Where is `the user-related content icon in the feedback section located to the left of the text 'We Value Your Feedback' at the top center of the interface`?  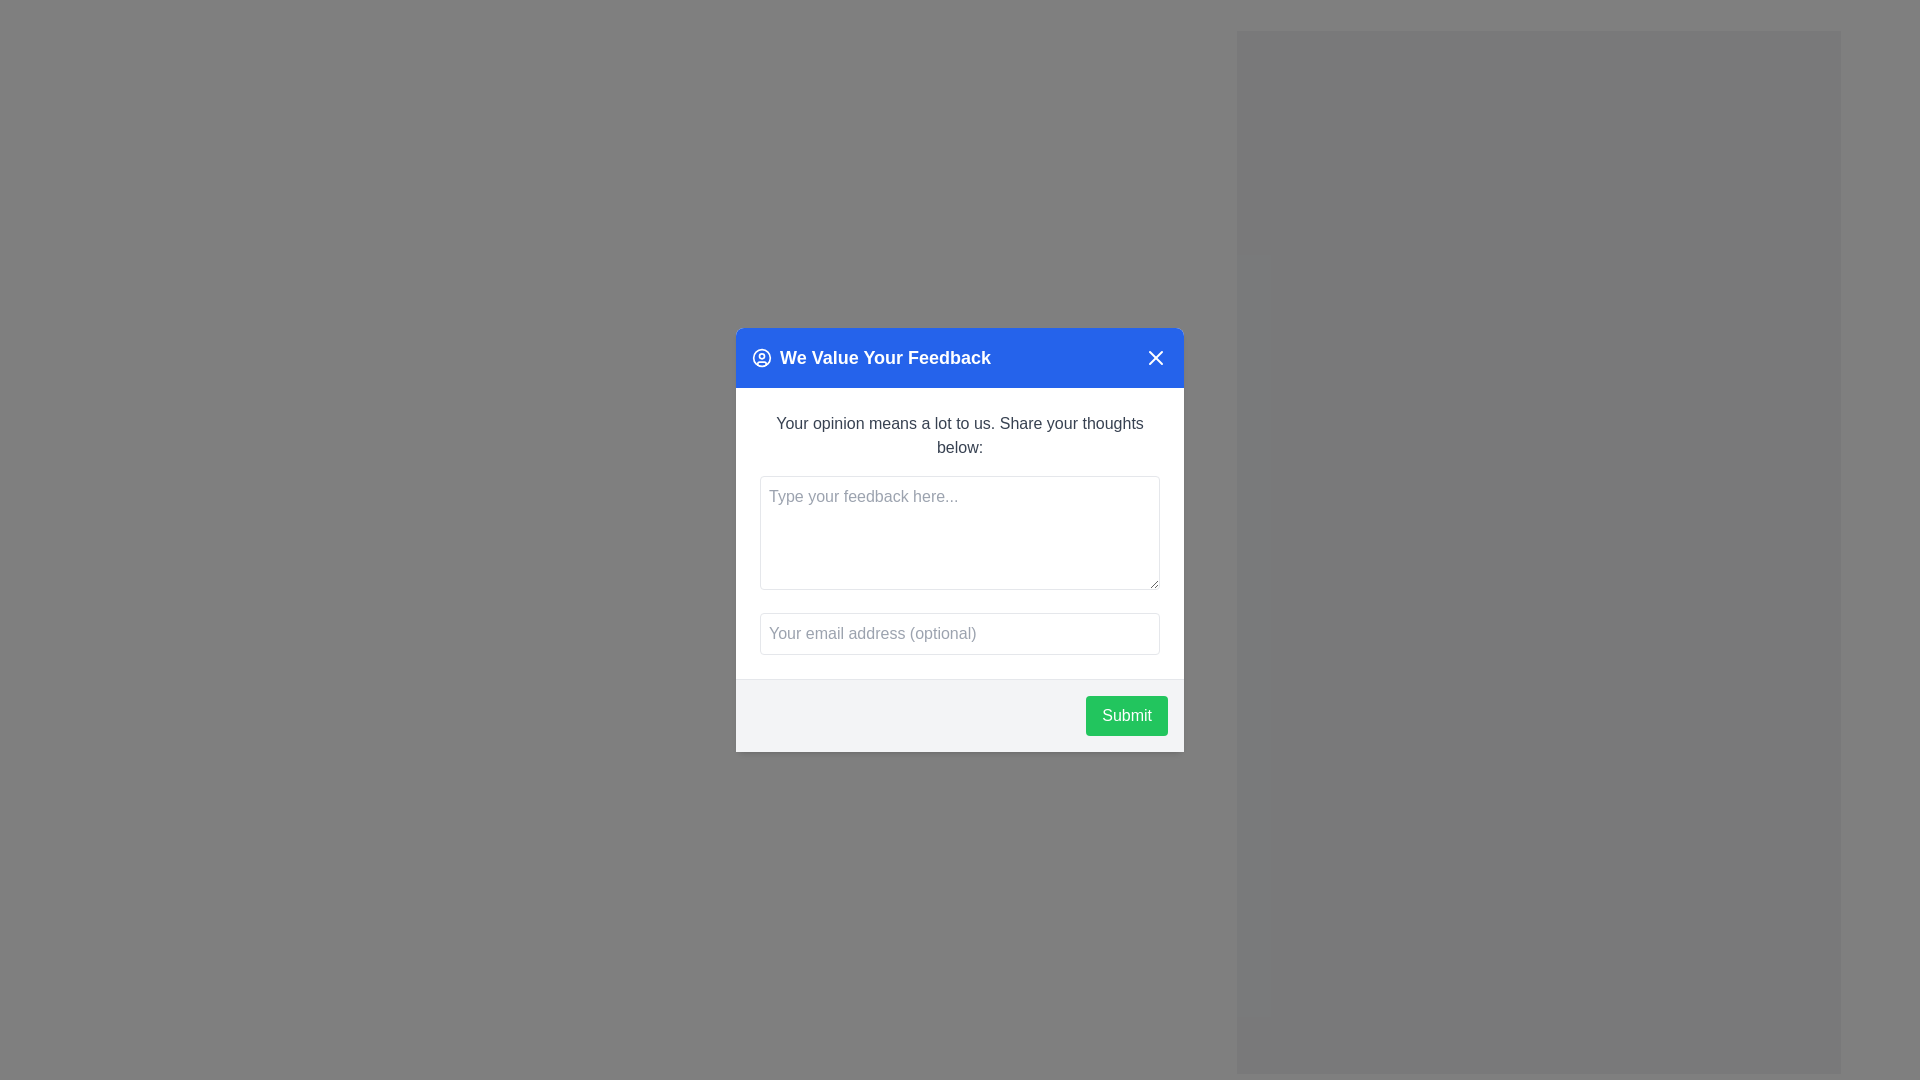
the user-related content icon in the feedback section located to the left of the text 'We Value Your Feedback' at the top center of the interface is located at coordinates (761, 357).